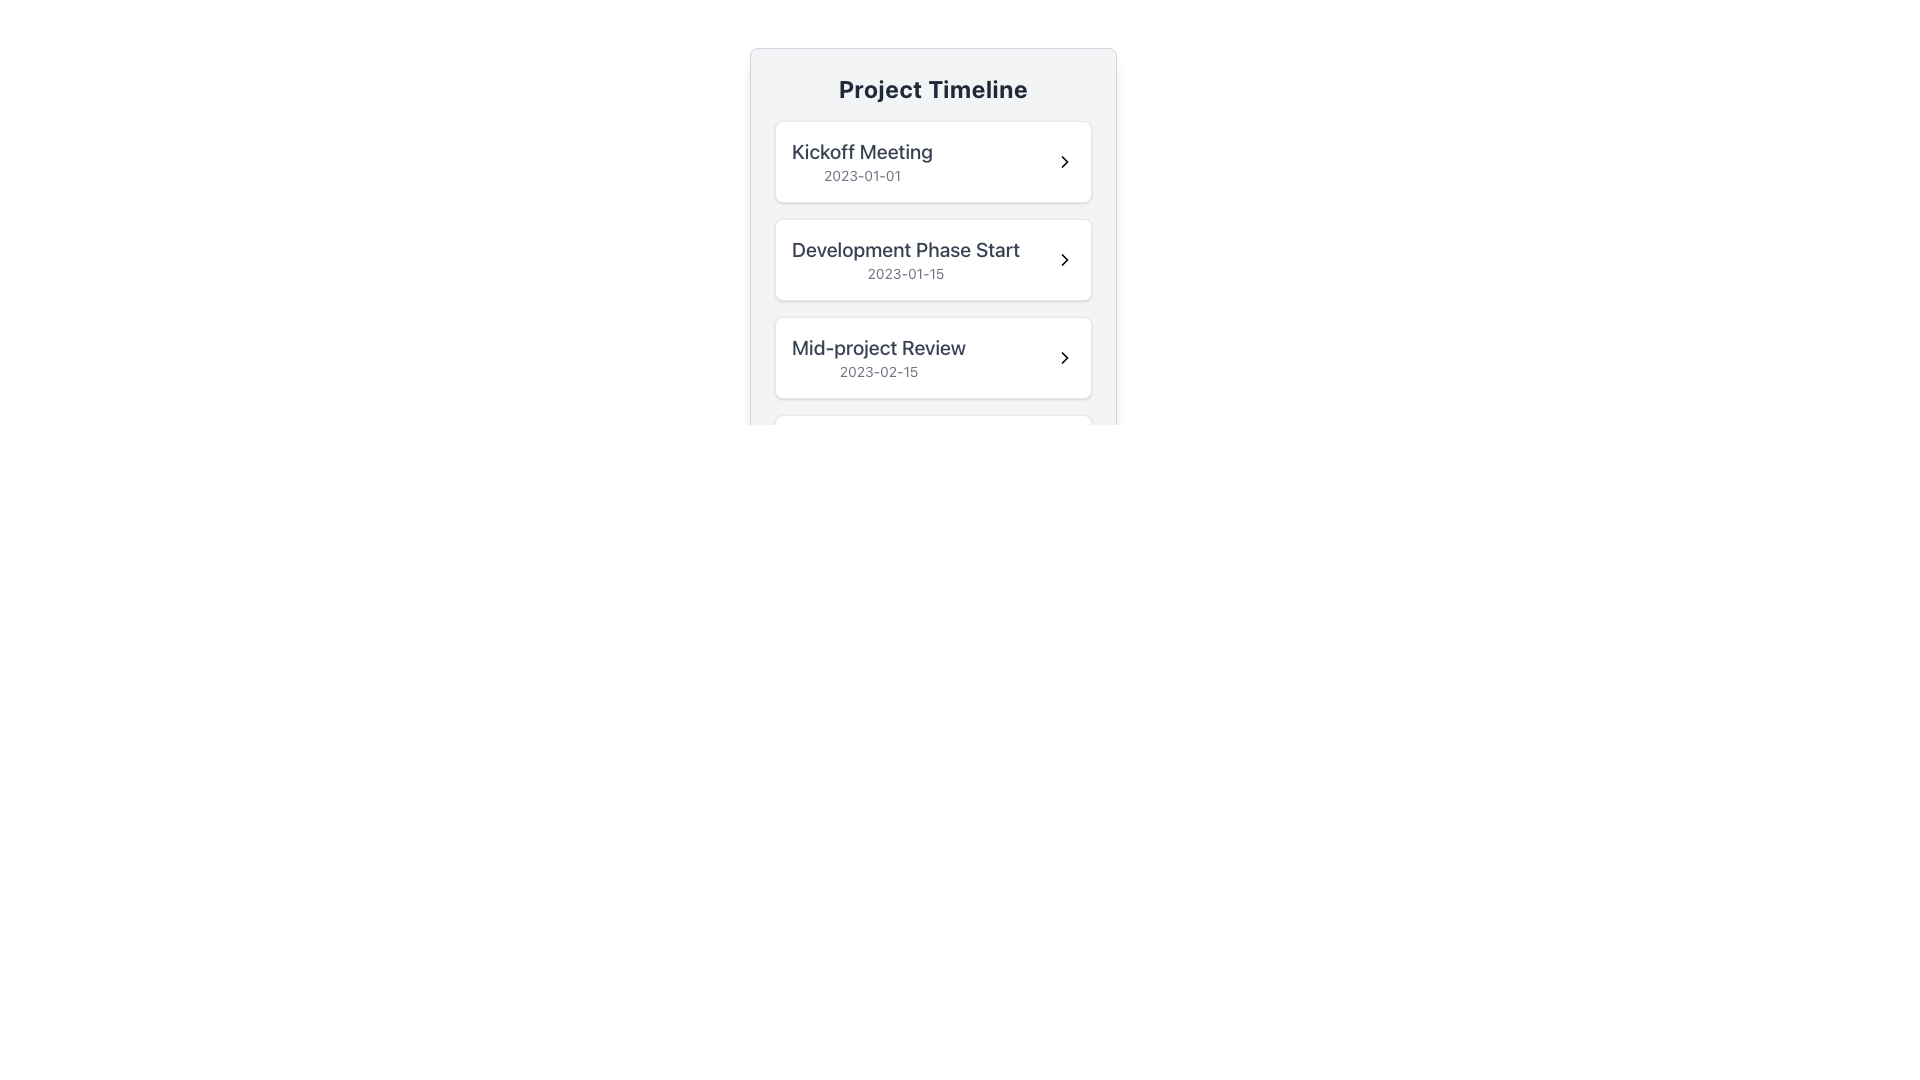  I want to click on bold text label displaying 'Kickoff Meeting' located at the top-left of the list section under 'Project Timeline', so click(862, 150).